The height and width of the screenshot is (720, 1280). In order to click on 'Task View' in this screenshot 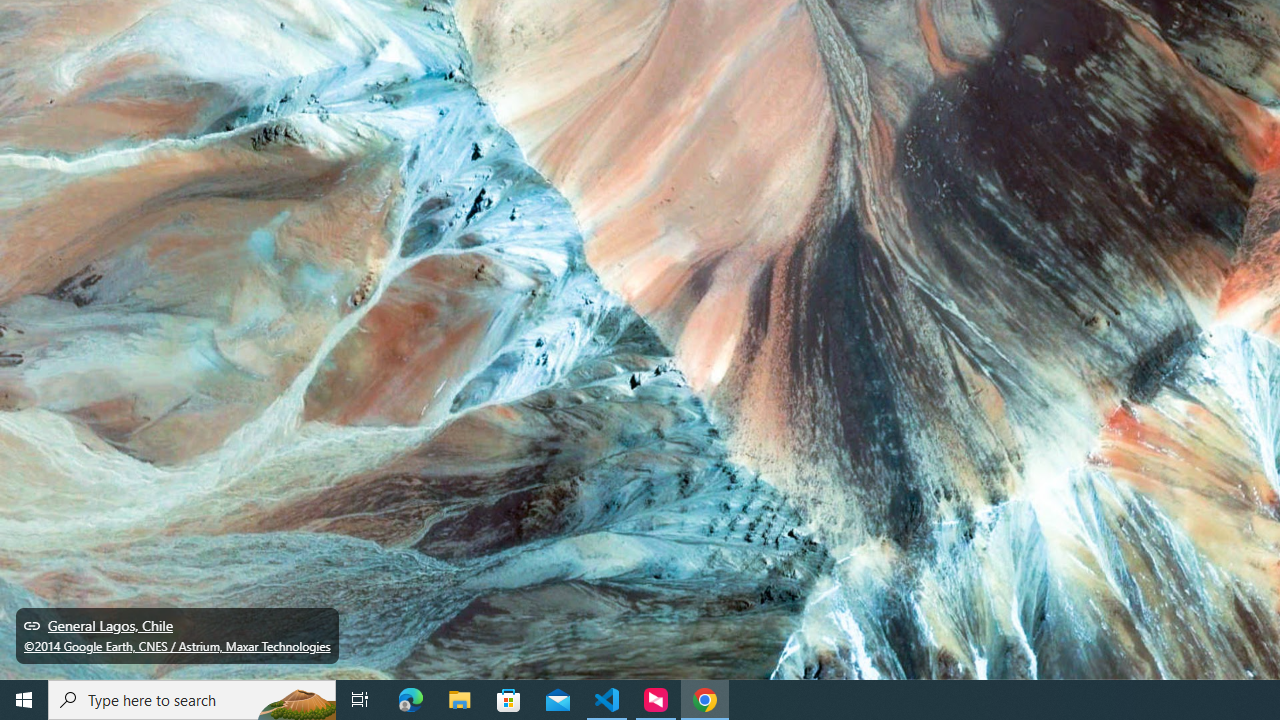, I will do `click(359, 698)`.